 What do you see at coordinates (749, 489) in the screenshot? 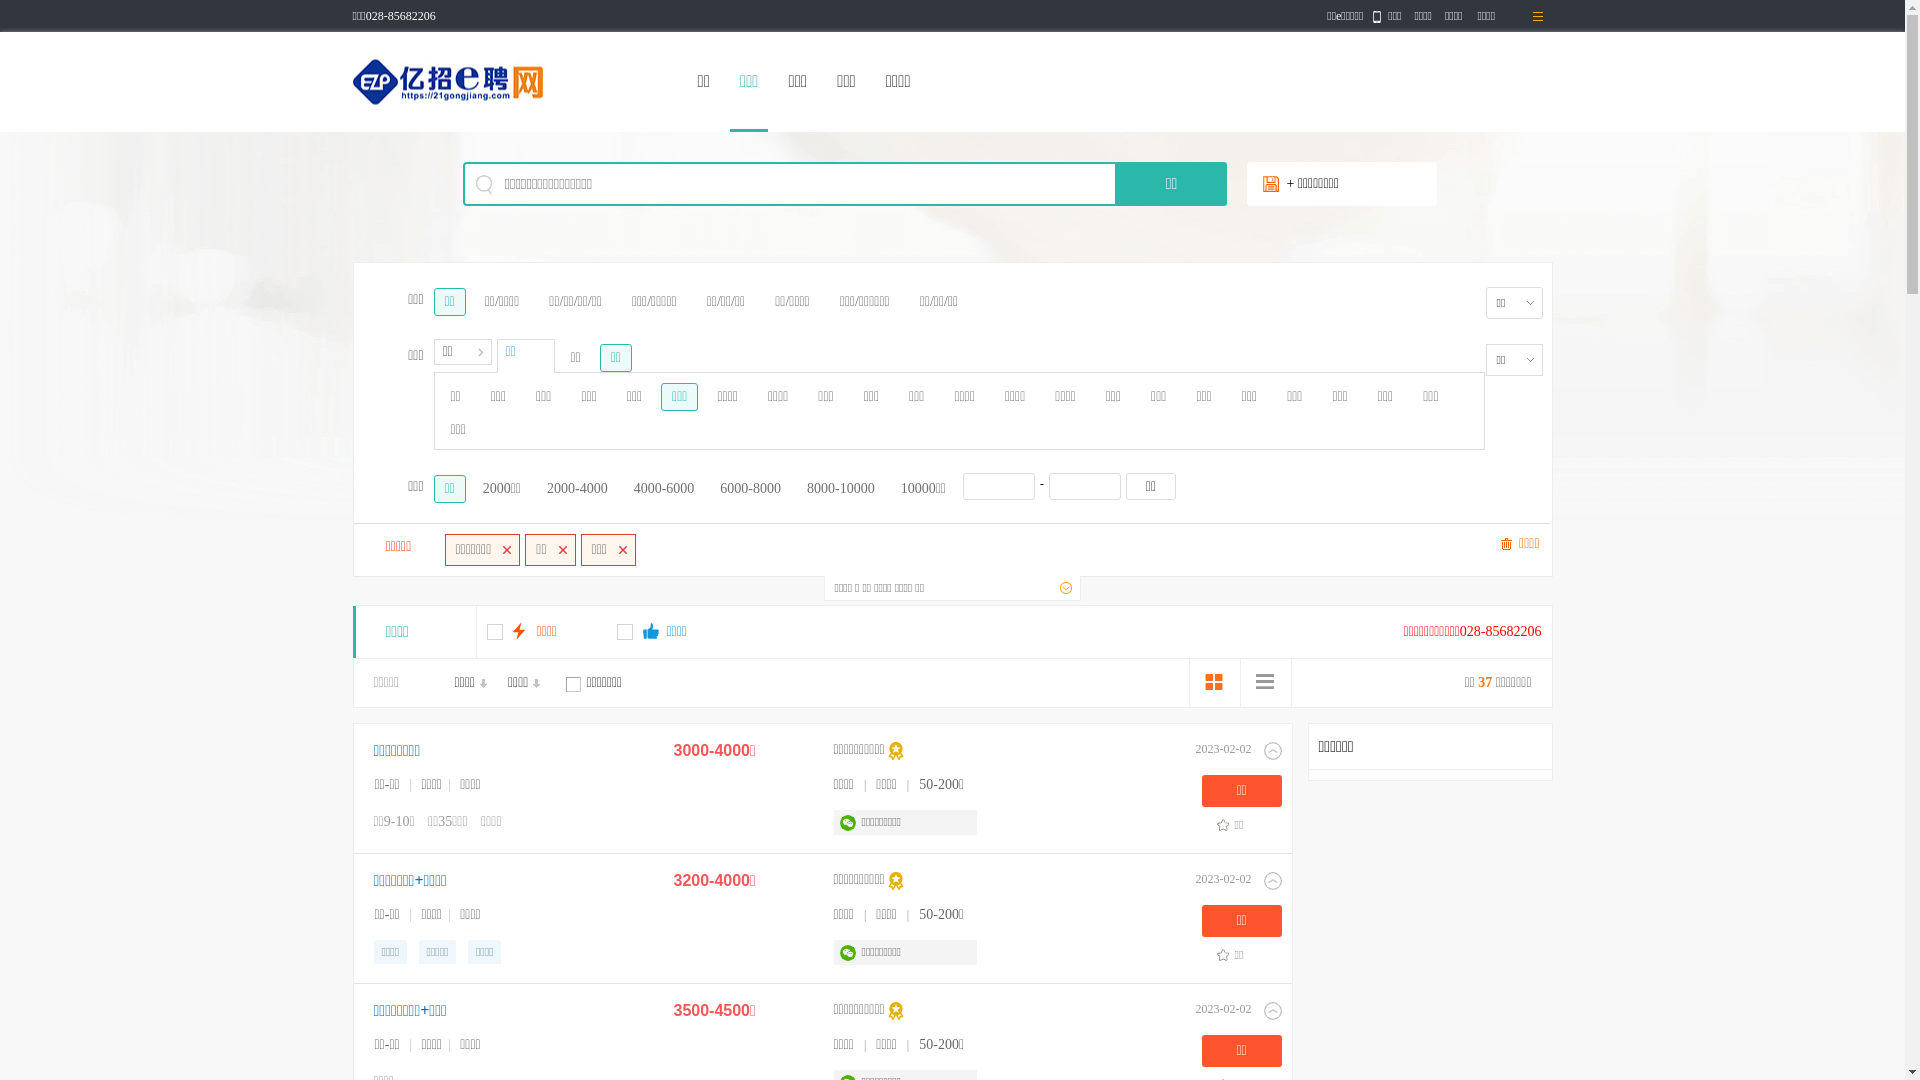
I see `'6000-8000'` at bounding box center [749, 489].